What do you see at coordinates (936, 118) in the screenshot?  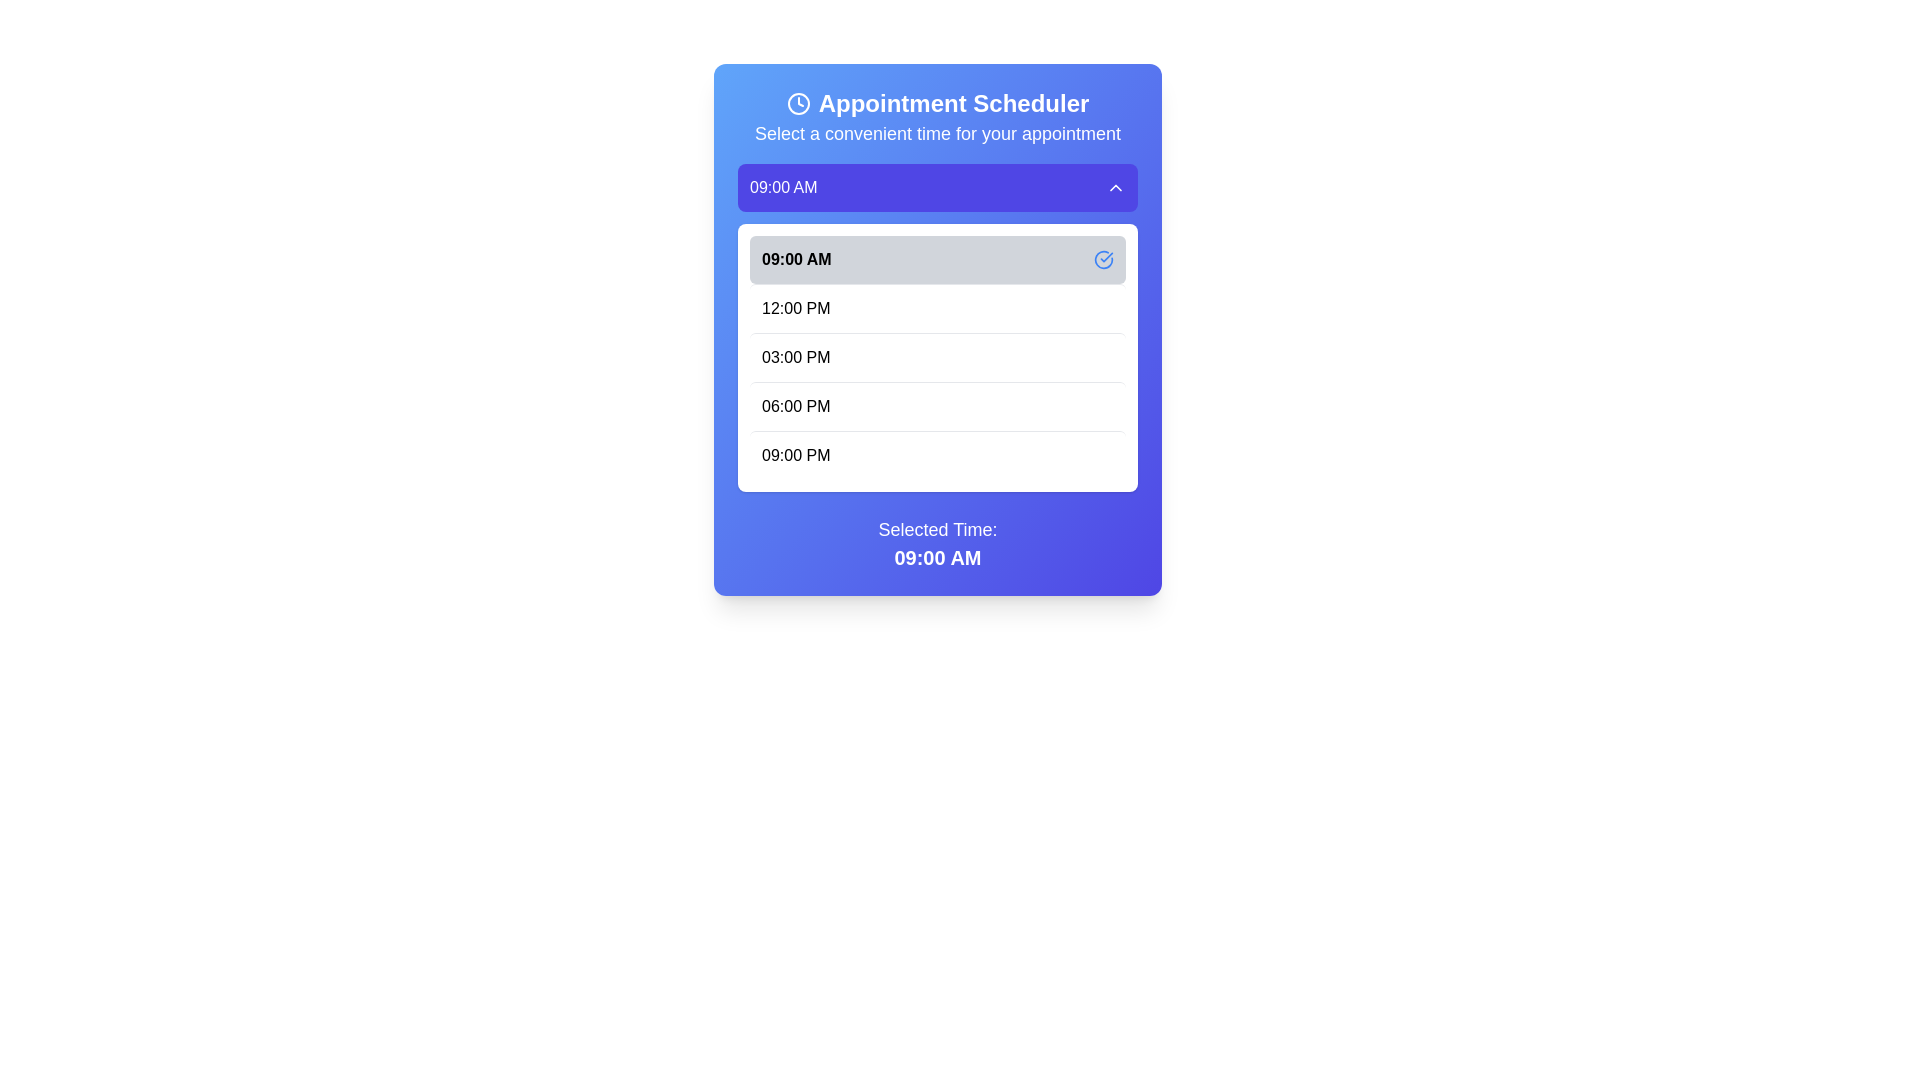 I see `the header element that introduces the appointment scheduler feature, located at the top center of the card component` at bounding box center [936, 118].